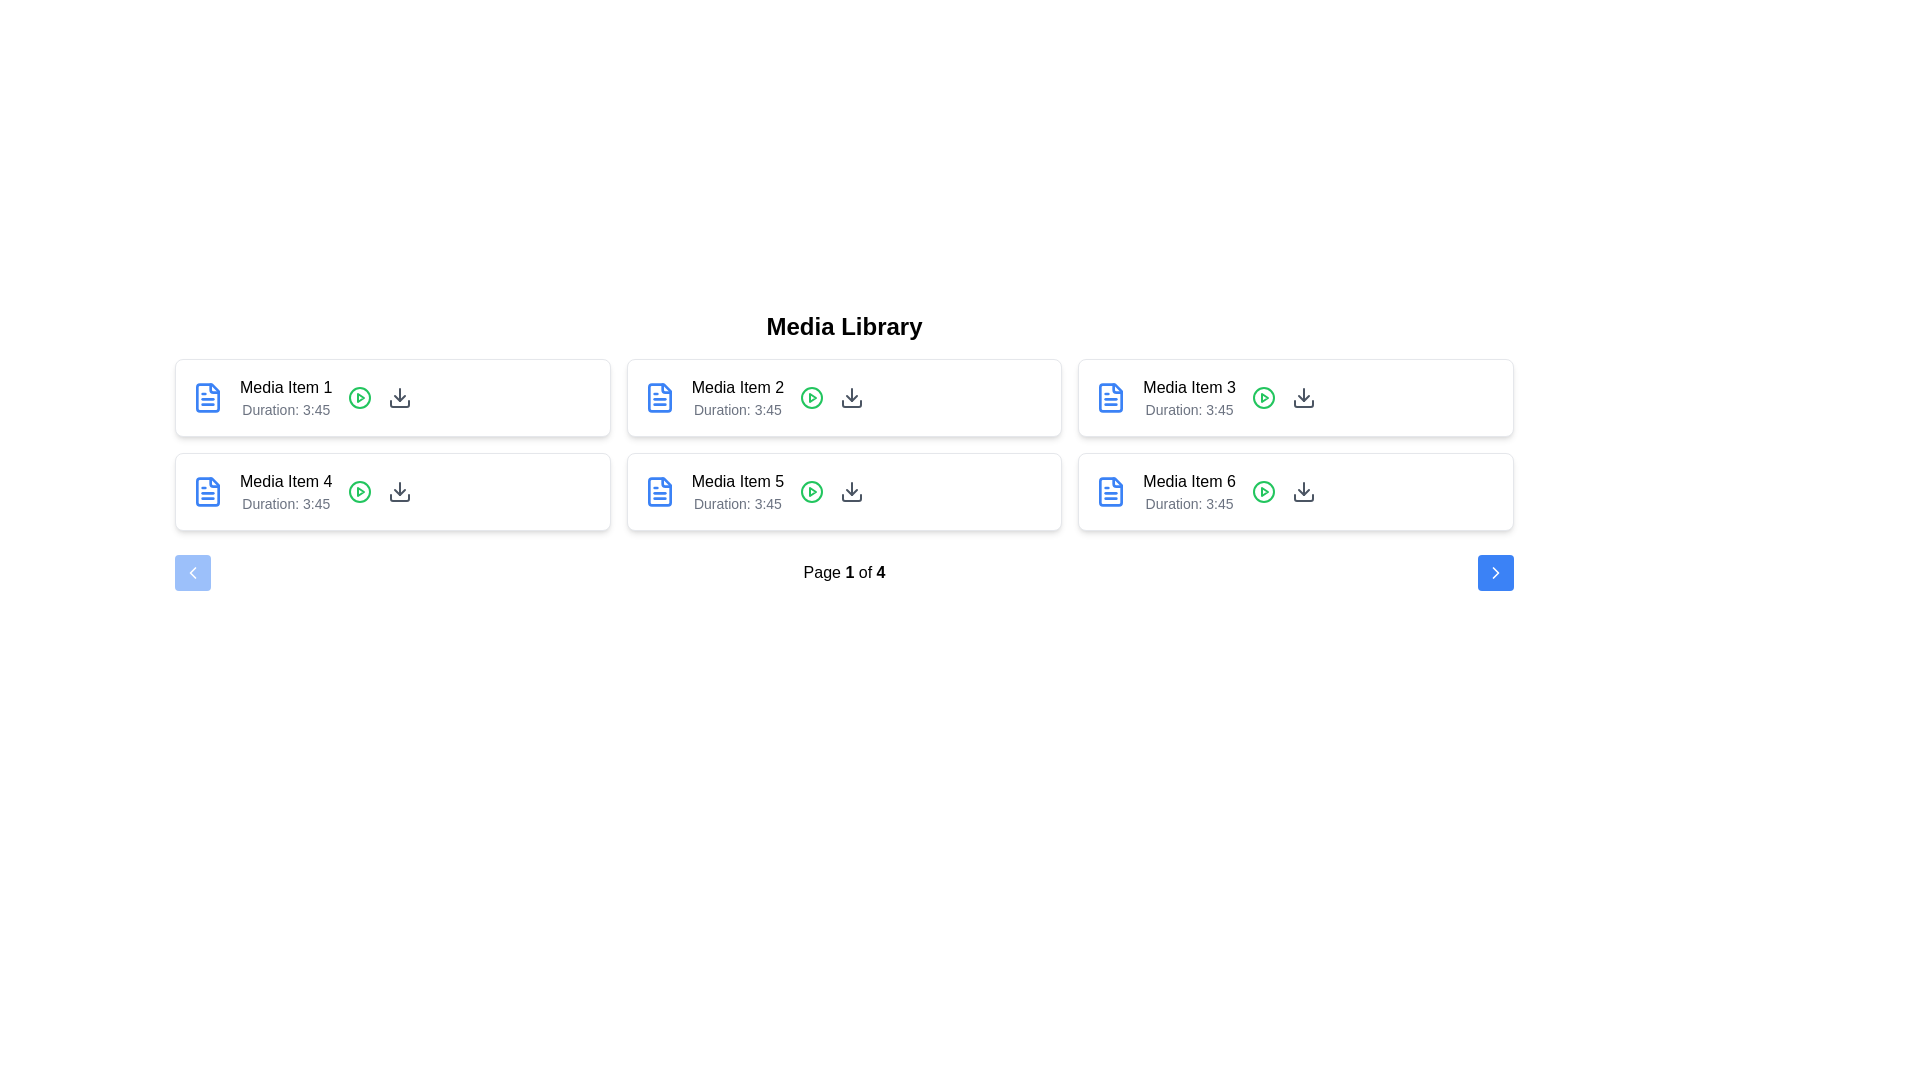 The width and height of the screenshot is (1920, 1080). I want to click on the circular visual boundary element that forms a border around the triangular play symbol in the second media card of the media library layout, which is centrally placed within the green play button, so click(812, 397).